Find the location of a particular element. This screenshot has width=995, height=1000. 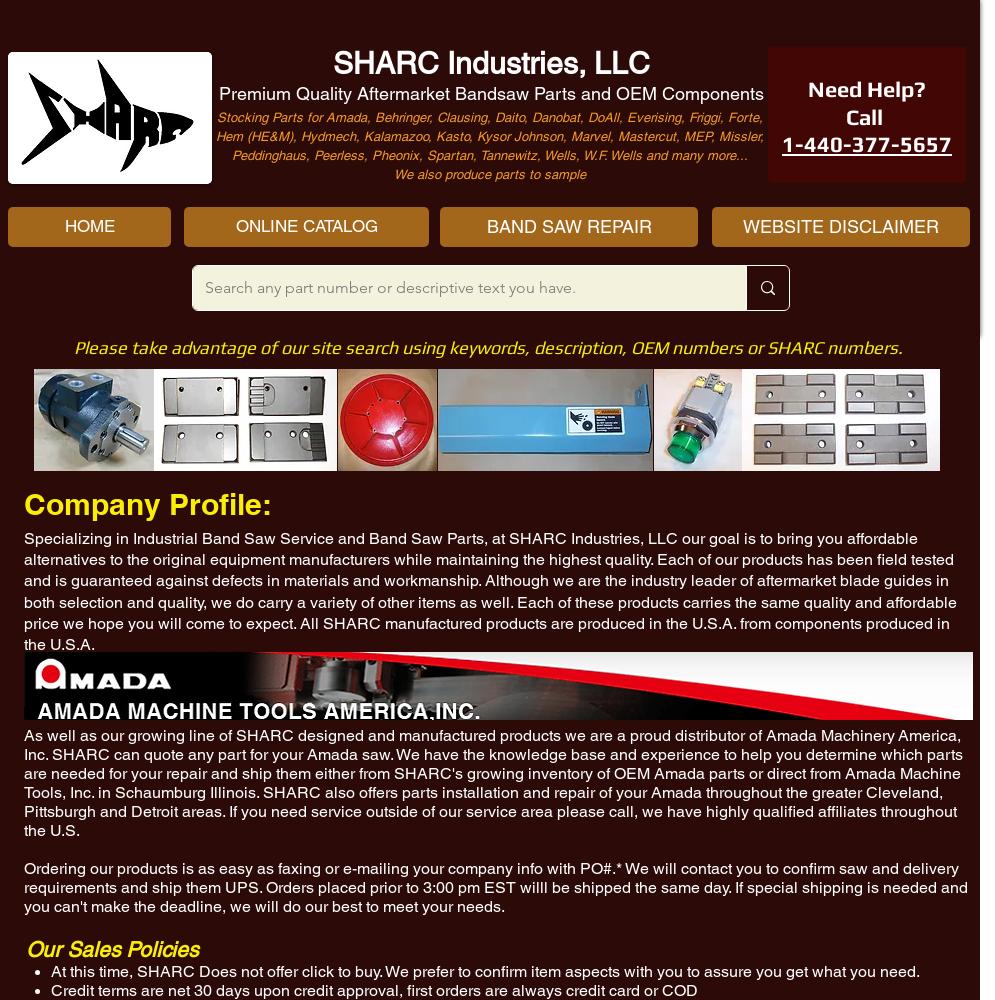

'Need Help?' is located at coordinates (867, 88).